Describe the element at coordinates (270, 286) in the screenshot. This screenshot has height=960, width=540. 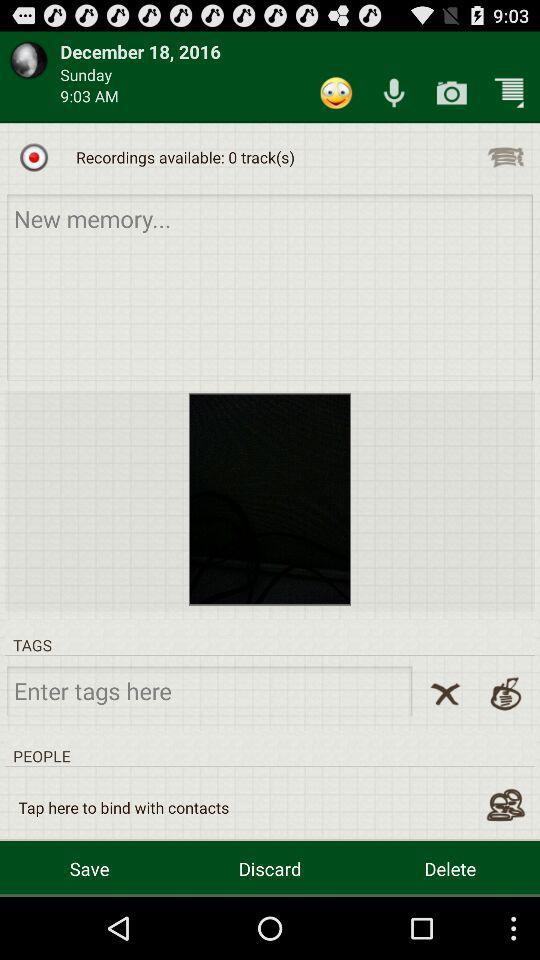
I see `type to describe memory` at that location.